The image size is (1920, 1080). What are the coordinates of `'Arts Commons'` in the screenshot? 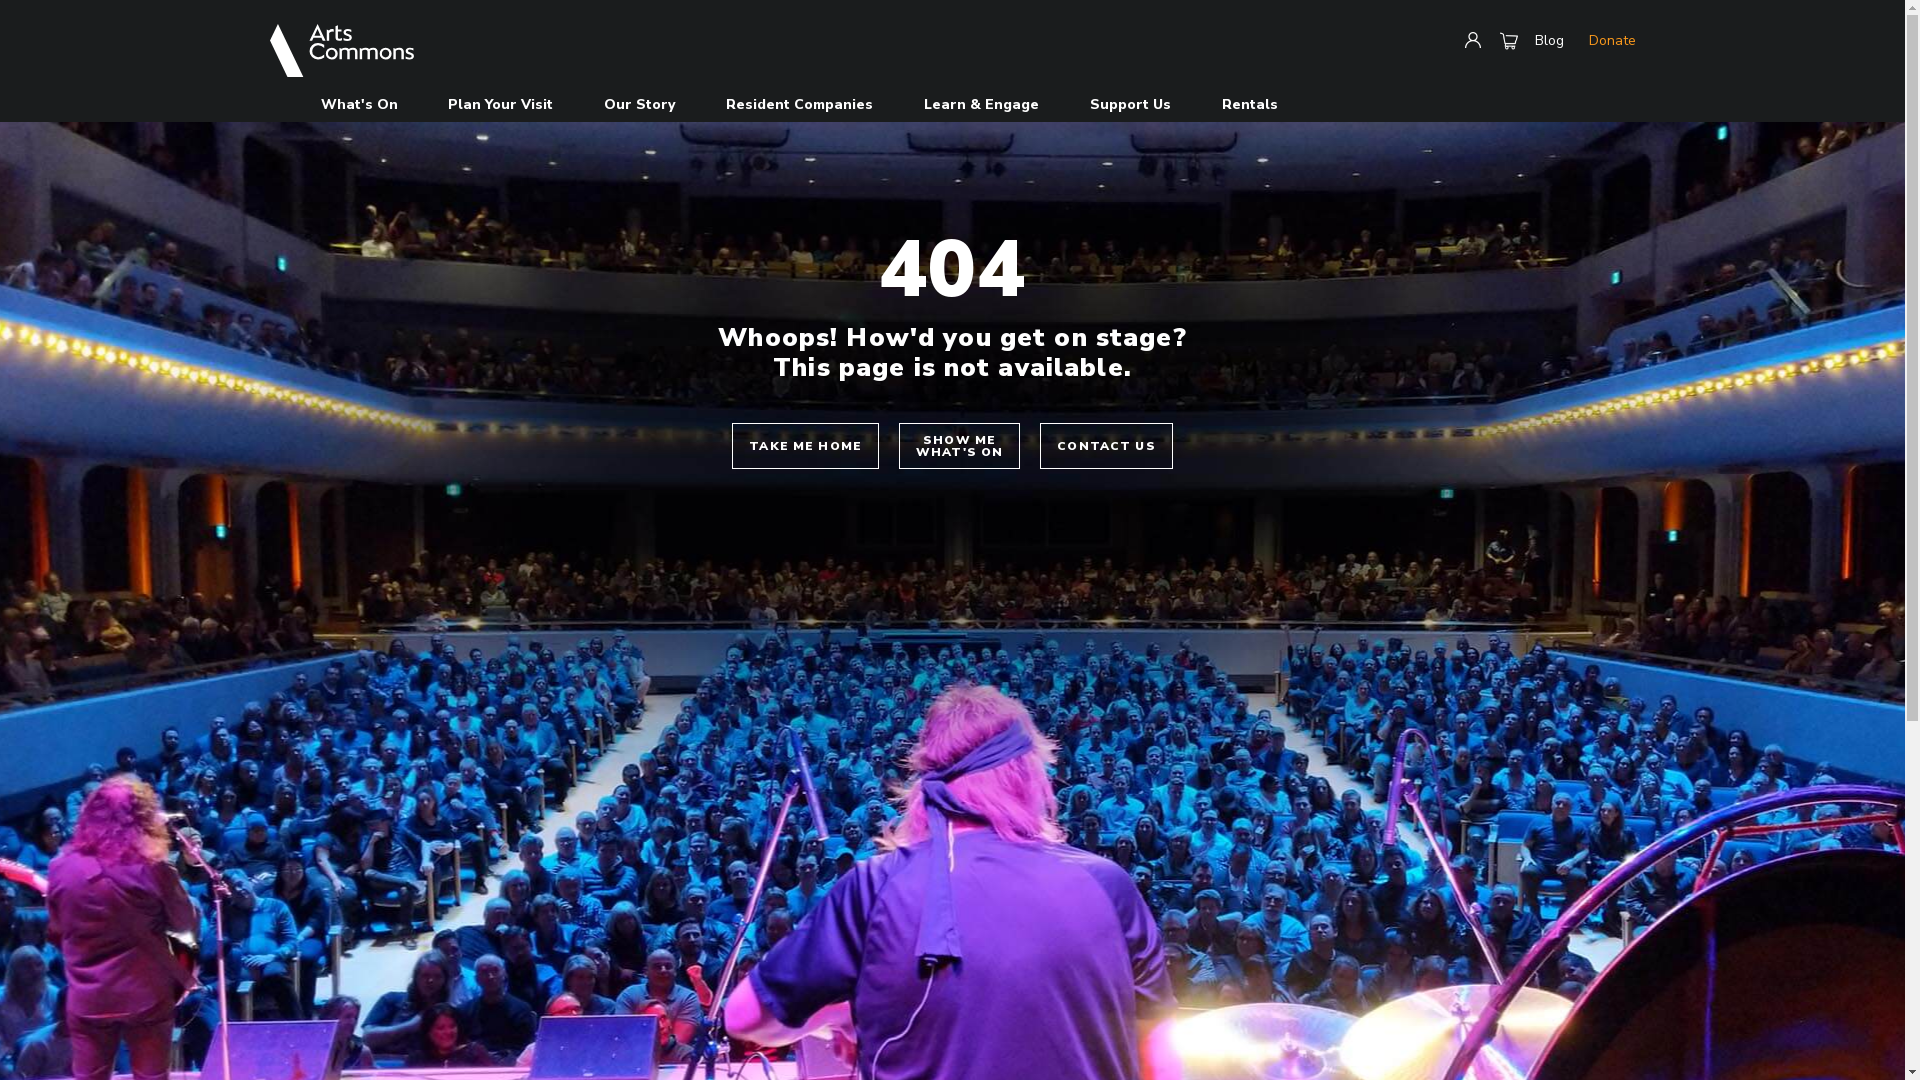 It's located at (341, 49).